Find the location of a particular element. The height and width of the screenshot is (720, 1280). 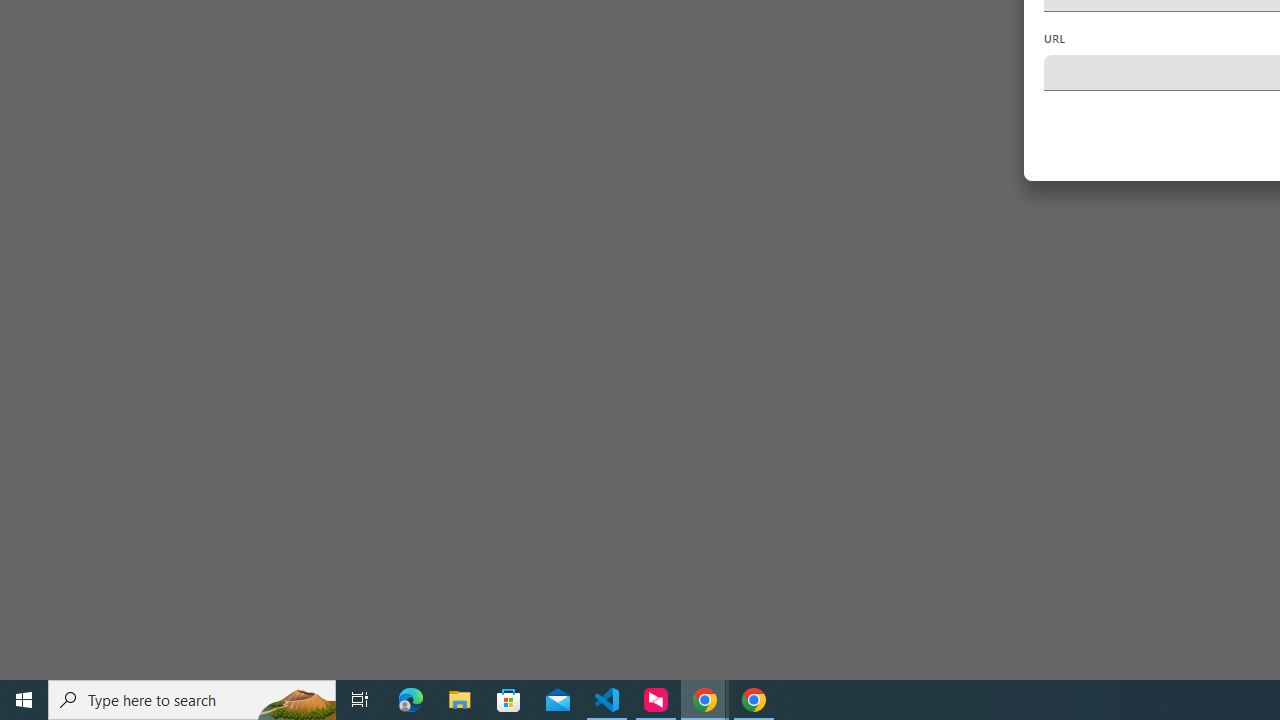

'Start' is located at coordinates (24, 698).